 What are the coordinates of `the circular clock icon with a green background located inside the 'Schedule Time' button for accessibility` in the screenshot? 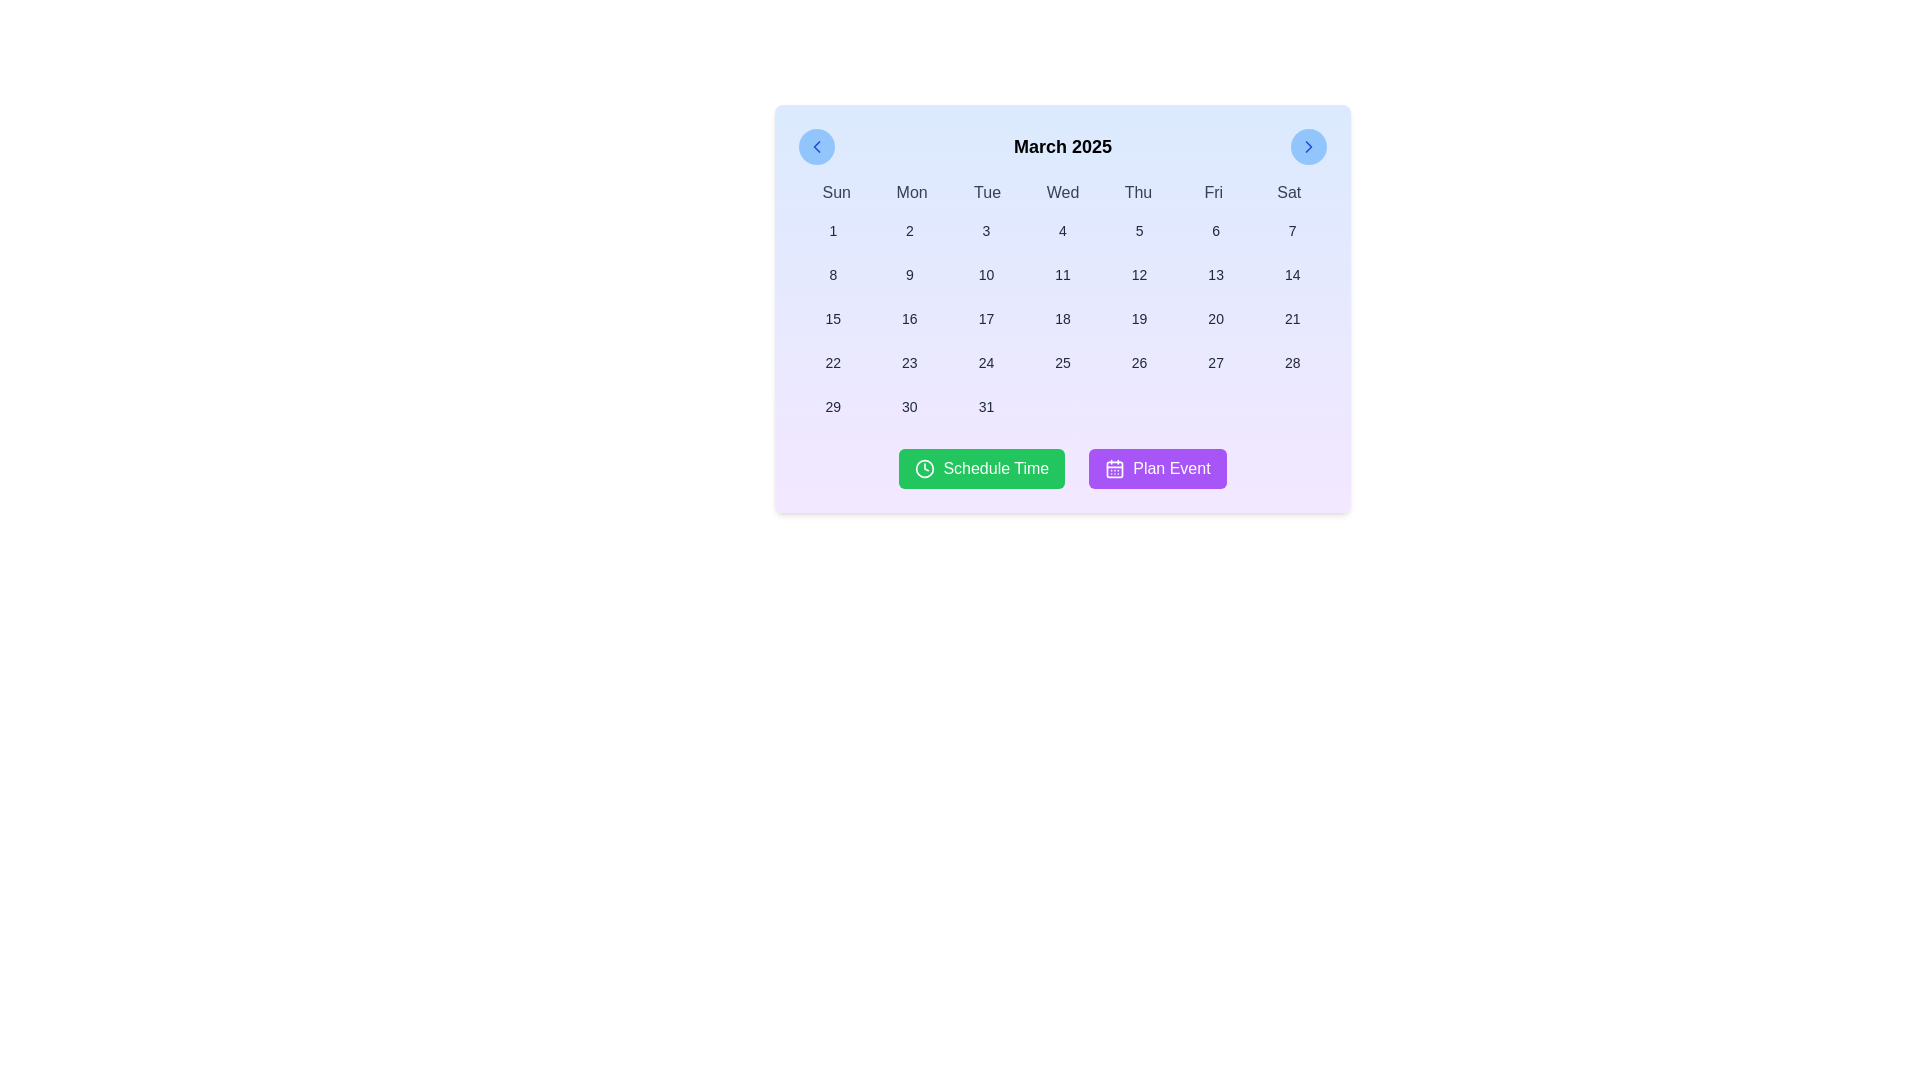 It's located at (924, 469).